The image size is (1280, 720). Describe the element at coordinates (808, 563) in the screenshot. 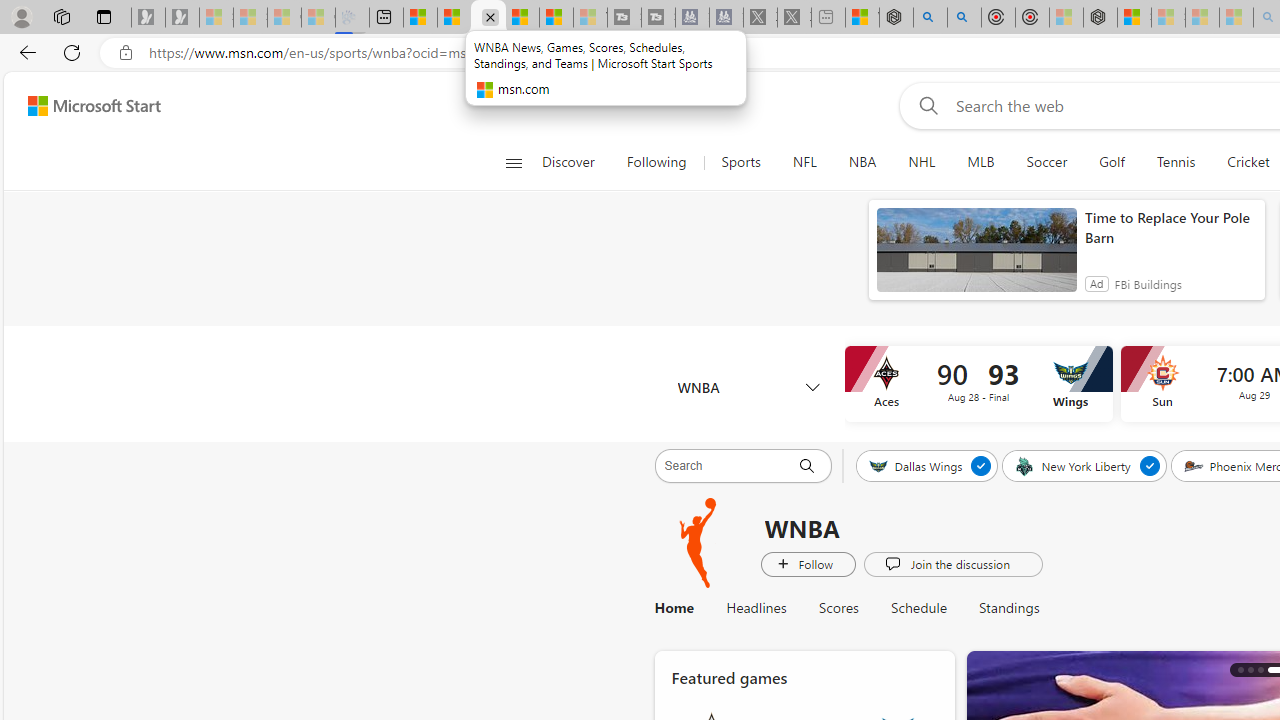

I see `'Follow WNBA 2024'` at that location.